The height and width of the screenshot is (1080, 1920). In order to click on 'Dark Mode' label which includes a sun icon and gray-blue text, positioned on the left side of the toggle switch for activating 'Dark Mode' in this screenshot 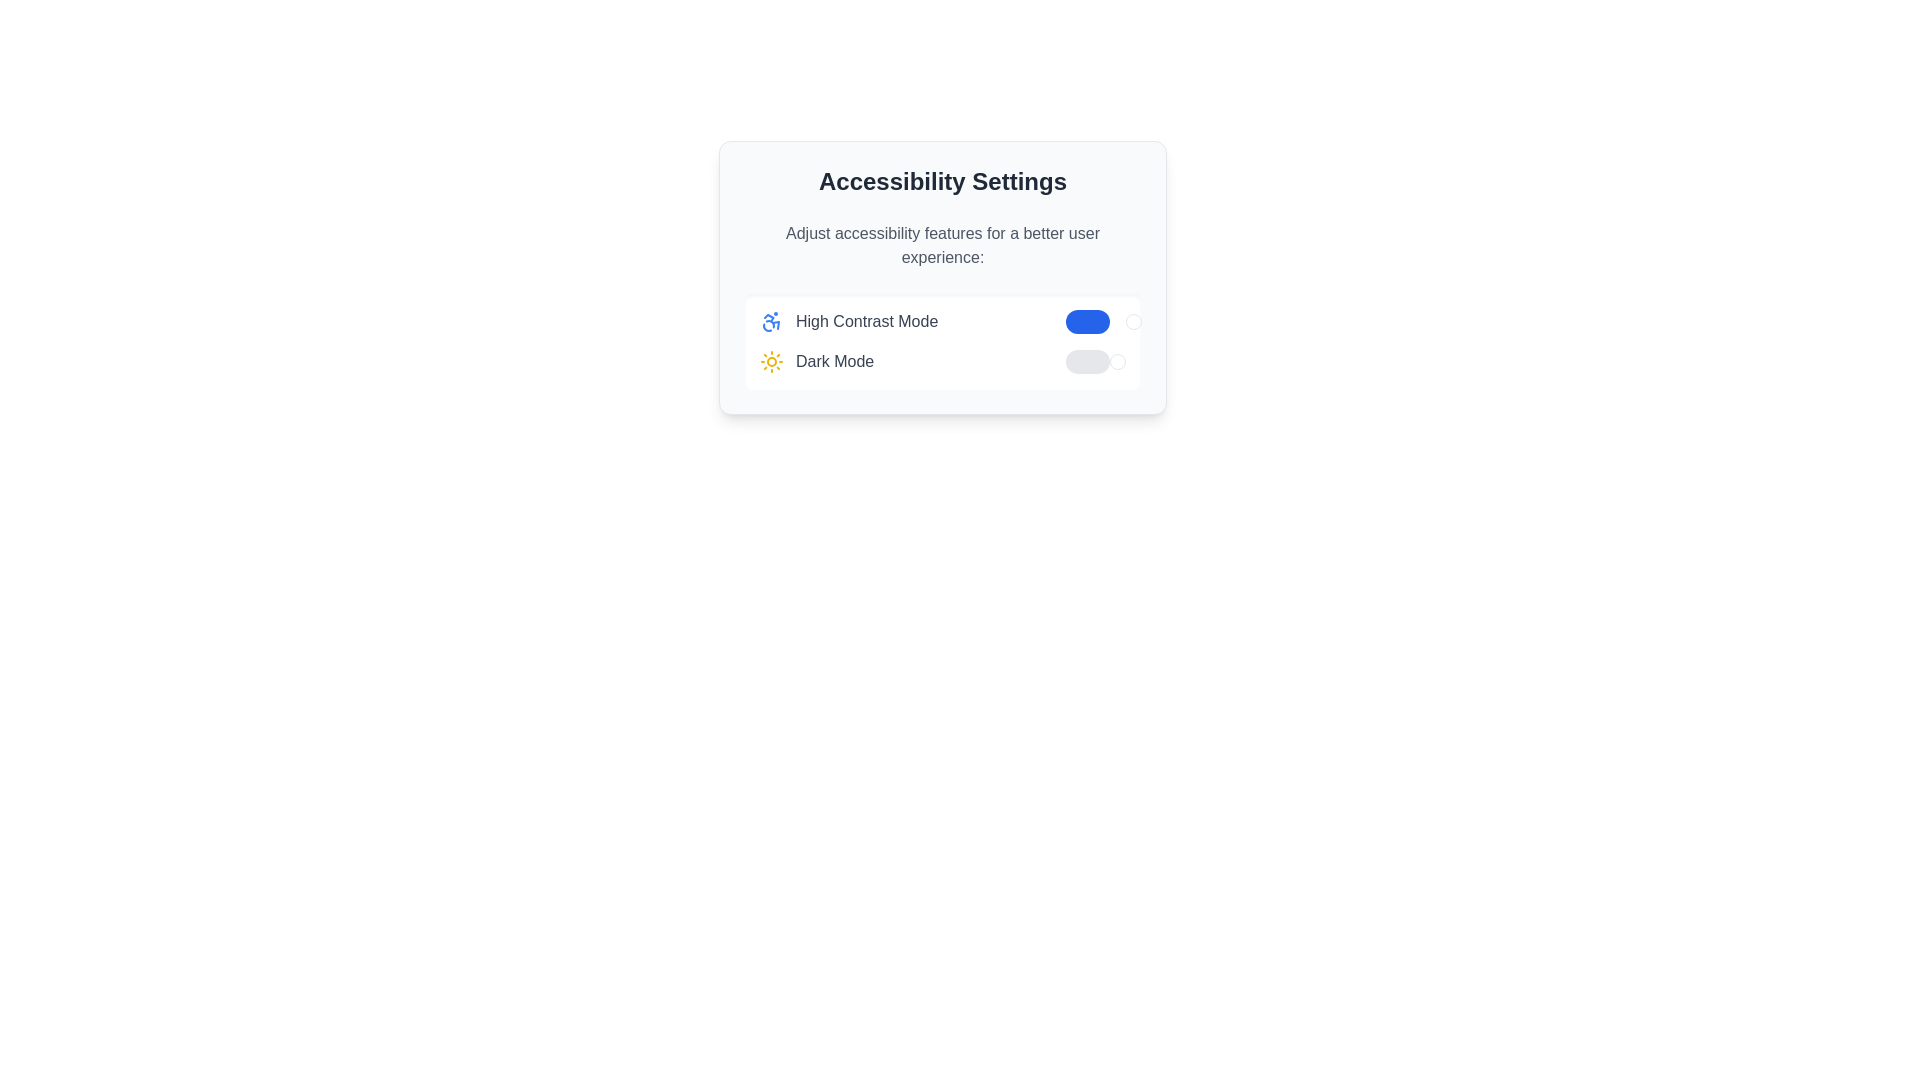, I will do `click(817, 362)`.